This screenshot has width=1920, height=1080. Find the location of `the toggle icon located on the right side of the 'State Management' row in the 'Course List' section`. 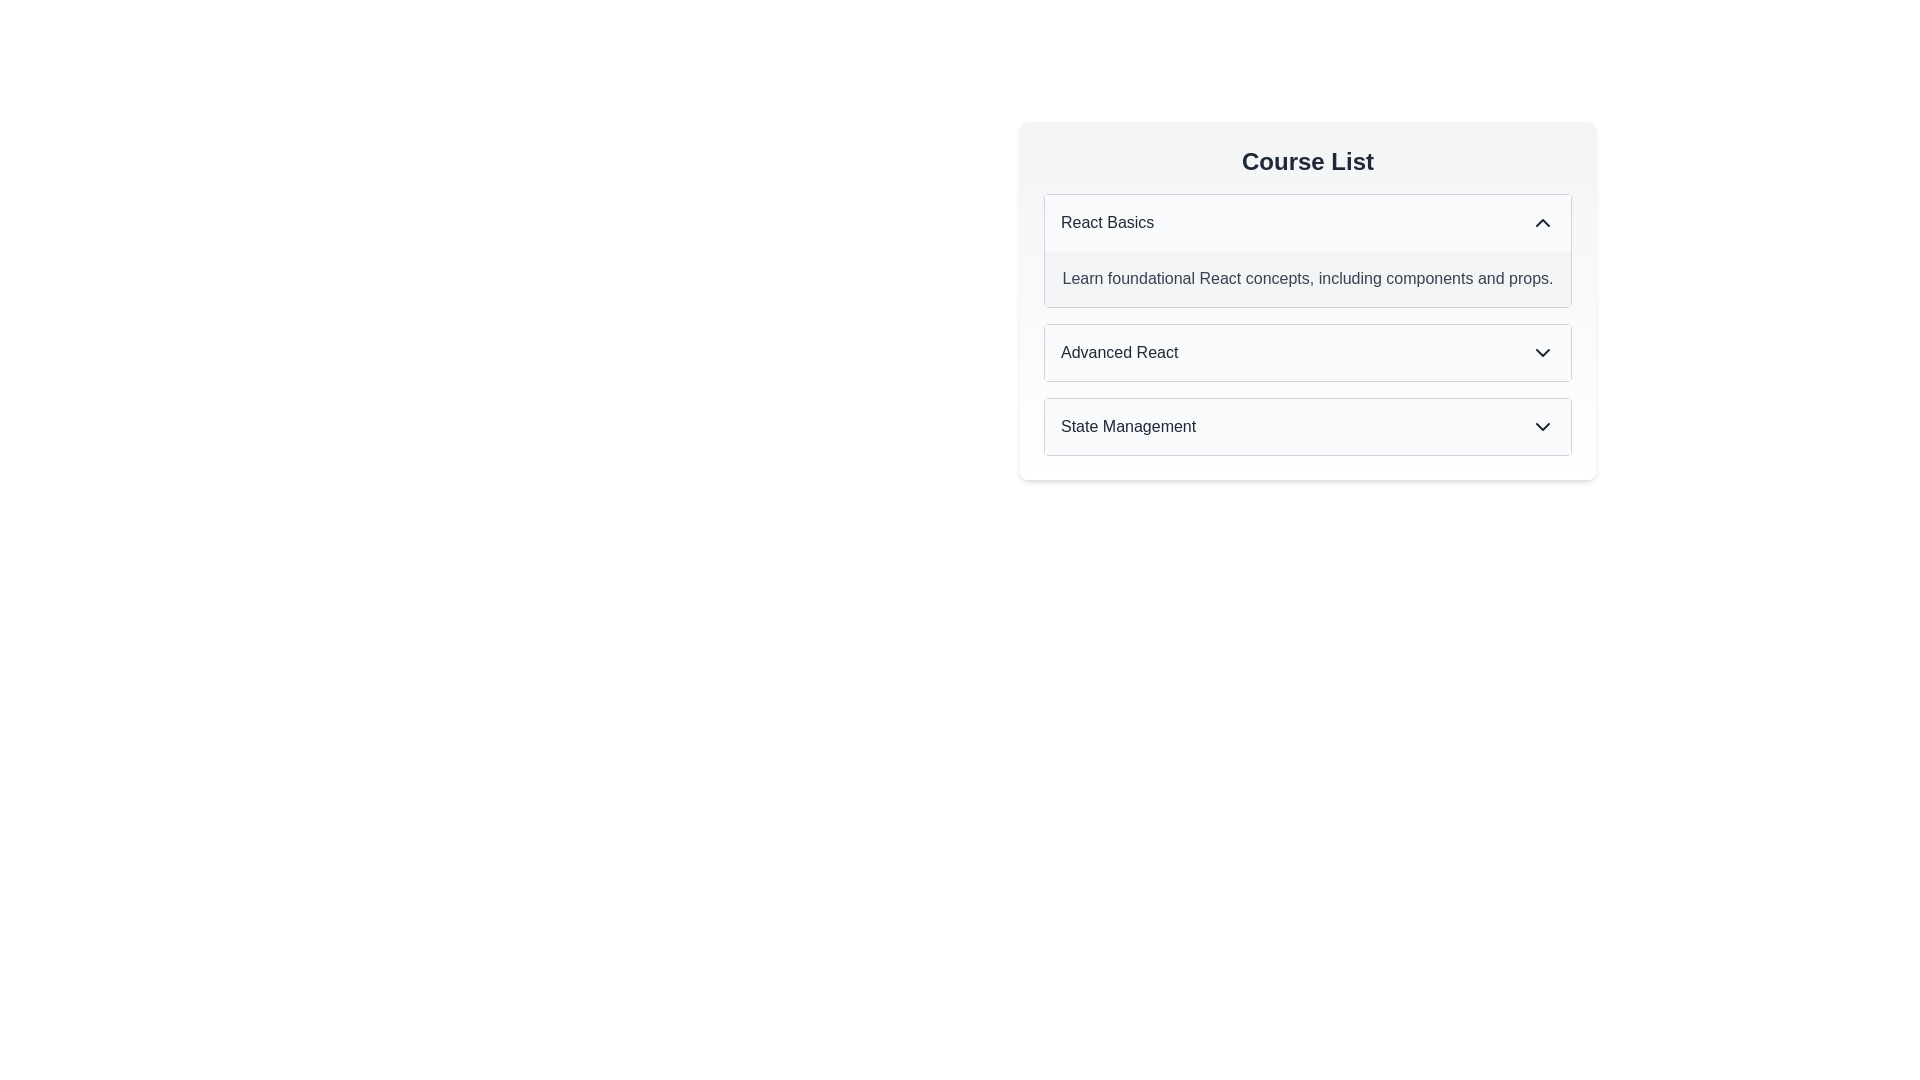

the toggle icon located on the right side of the 'State Management' row in the 'Course List' section is located at coordinates (1541, 426).